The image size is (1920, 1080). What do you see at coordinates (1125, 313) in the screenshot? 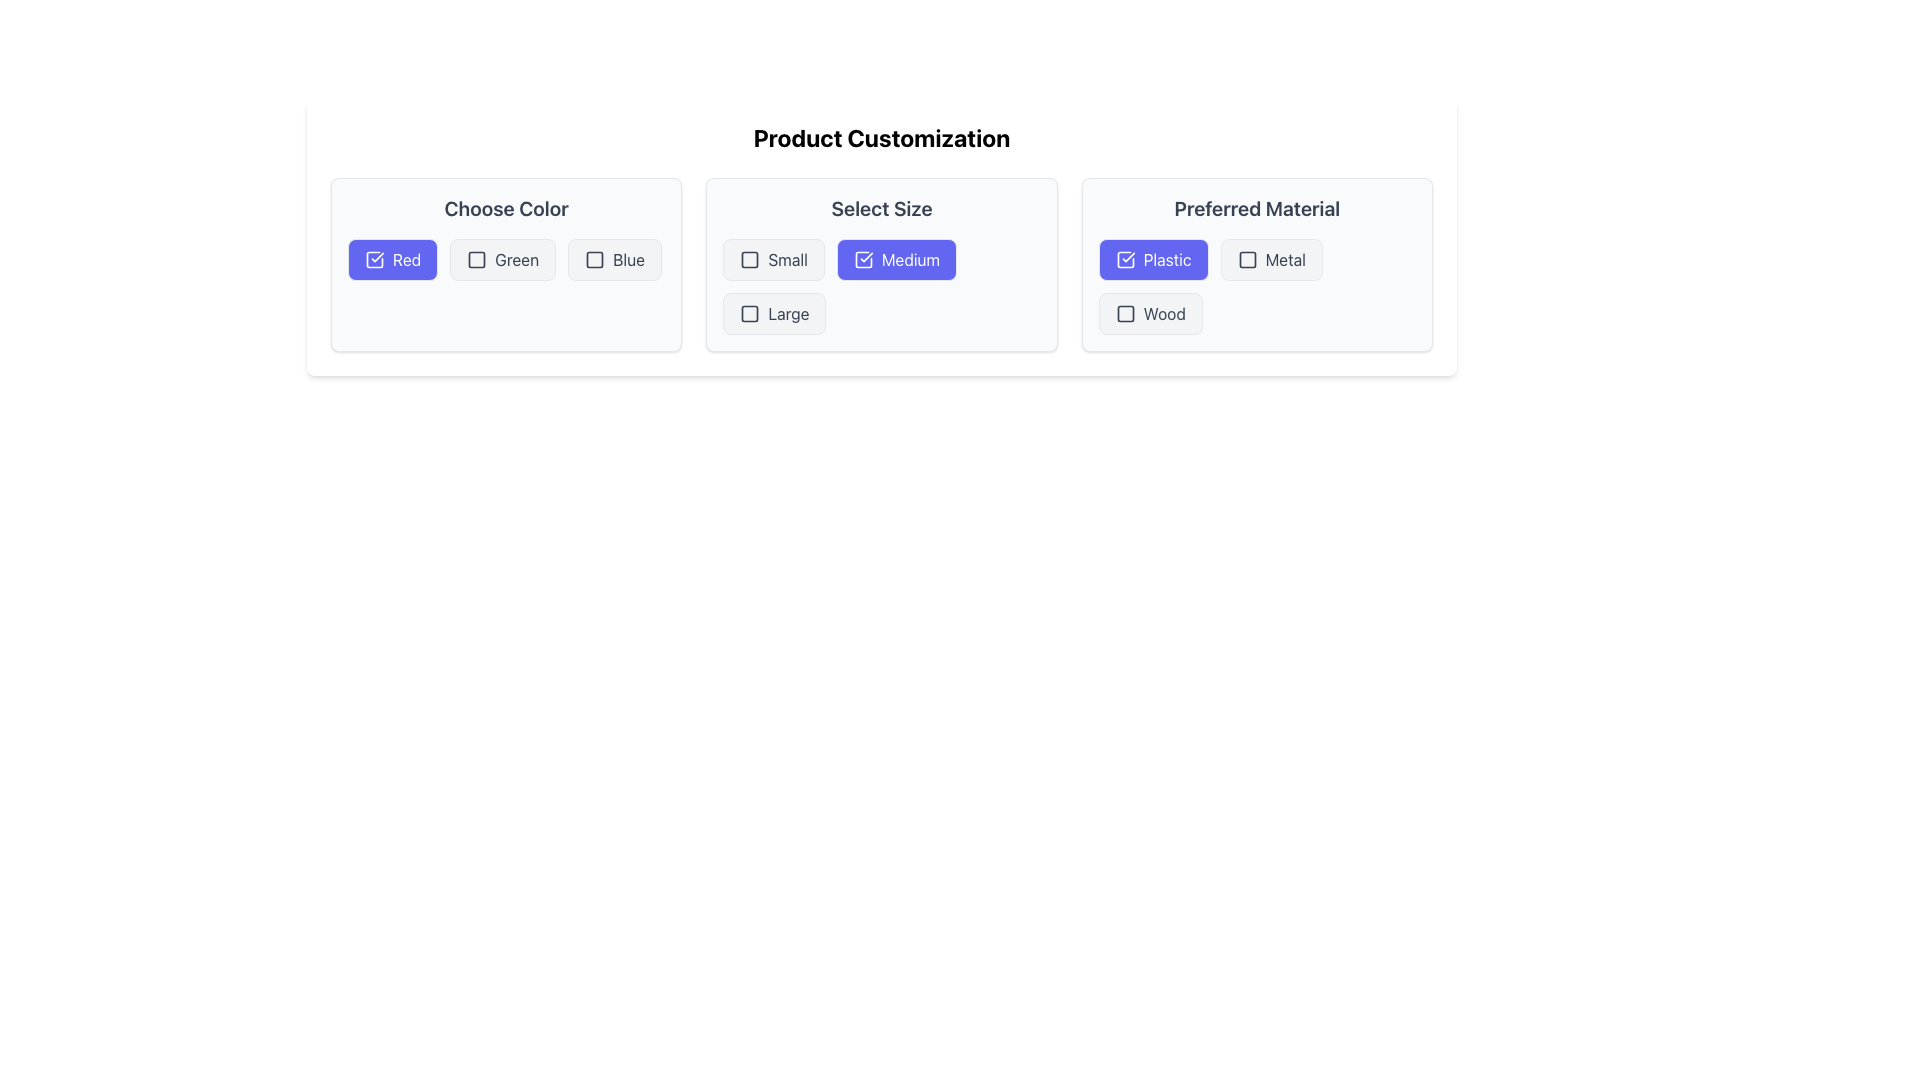
I see `the checkbox` at bounding box center [1125, 313].